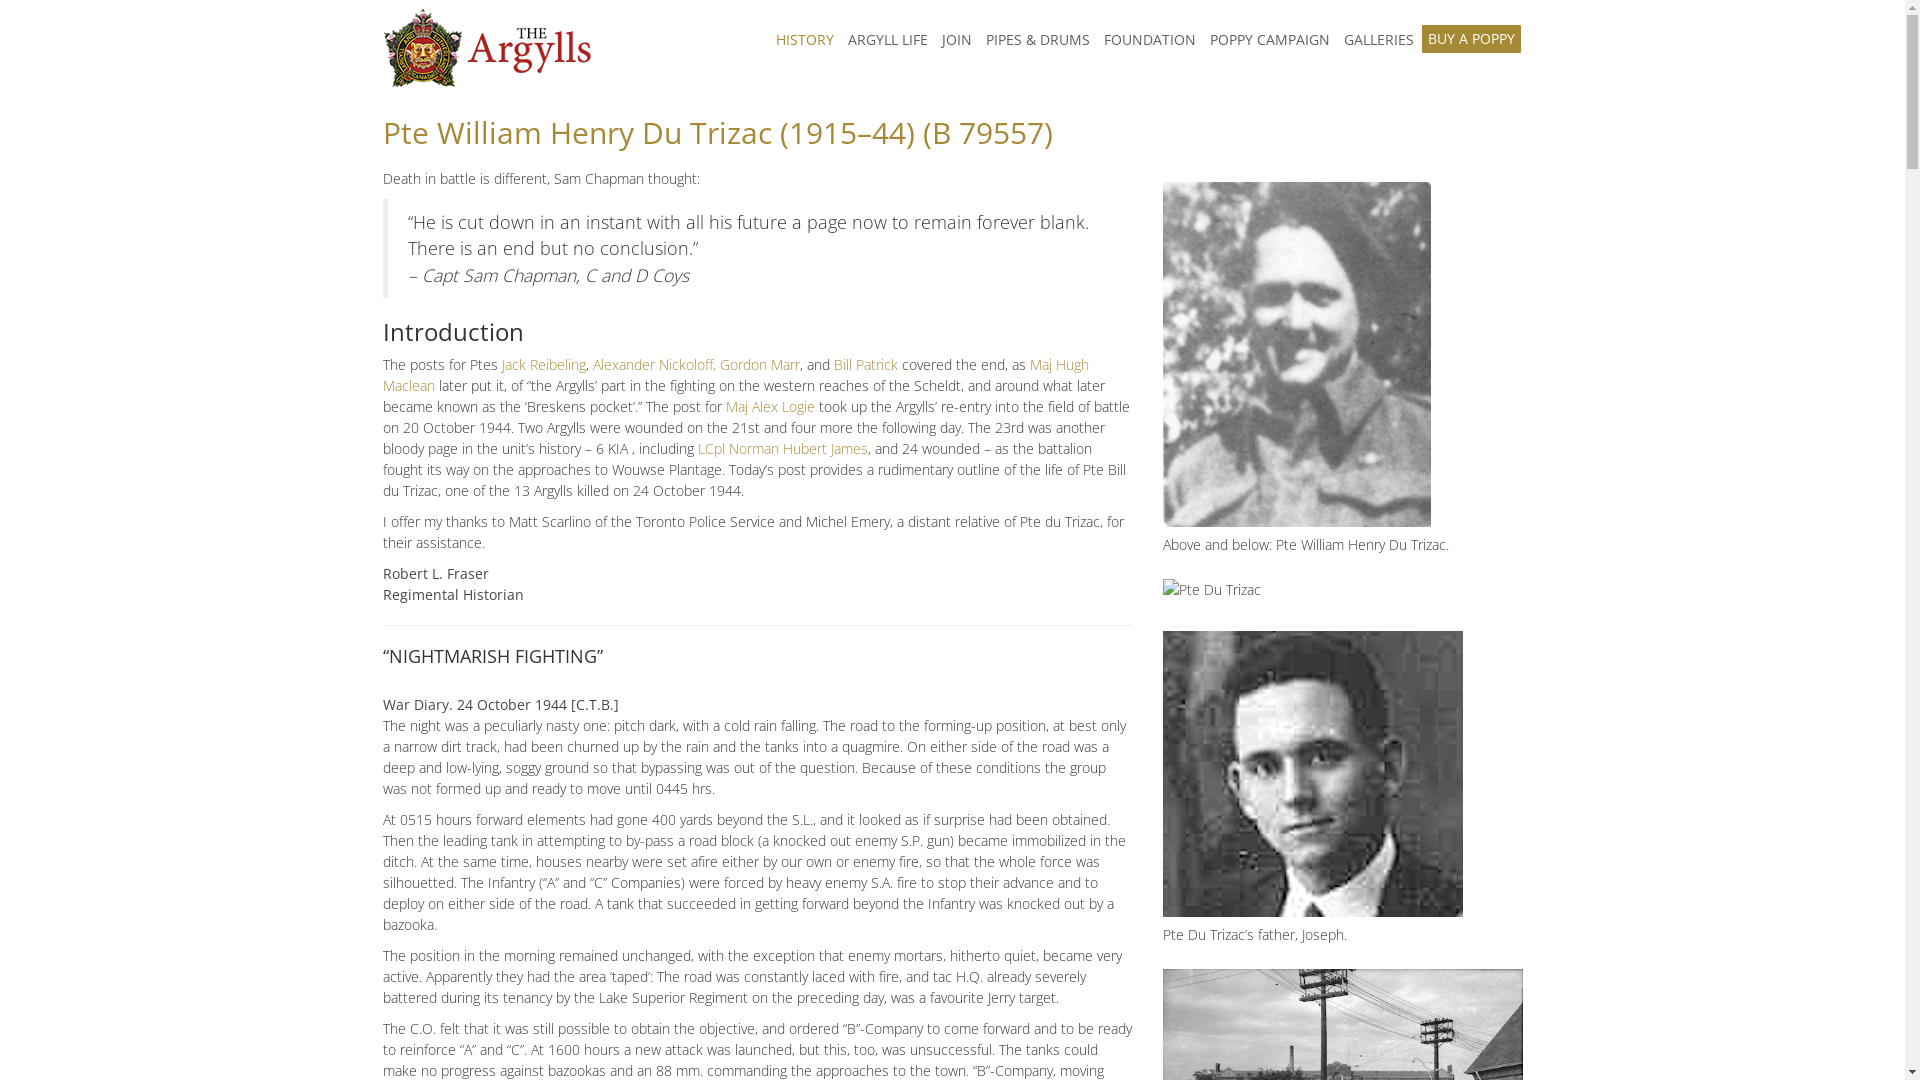  Describe the element at coordinates (767, 39) in the screenshot. I see `'HISTORY'` at that location.